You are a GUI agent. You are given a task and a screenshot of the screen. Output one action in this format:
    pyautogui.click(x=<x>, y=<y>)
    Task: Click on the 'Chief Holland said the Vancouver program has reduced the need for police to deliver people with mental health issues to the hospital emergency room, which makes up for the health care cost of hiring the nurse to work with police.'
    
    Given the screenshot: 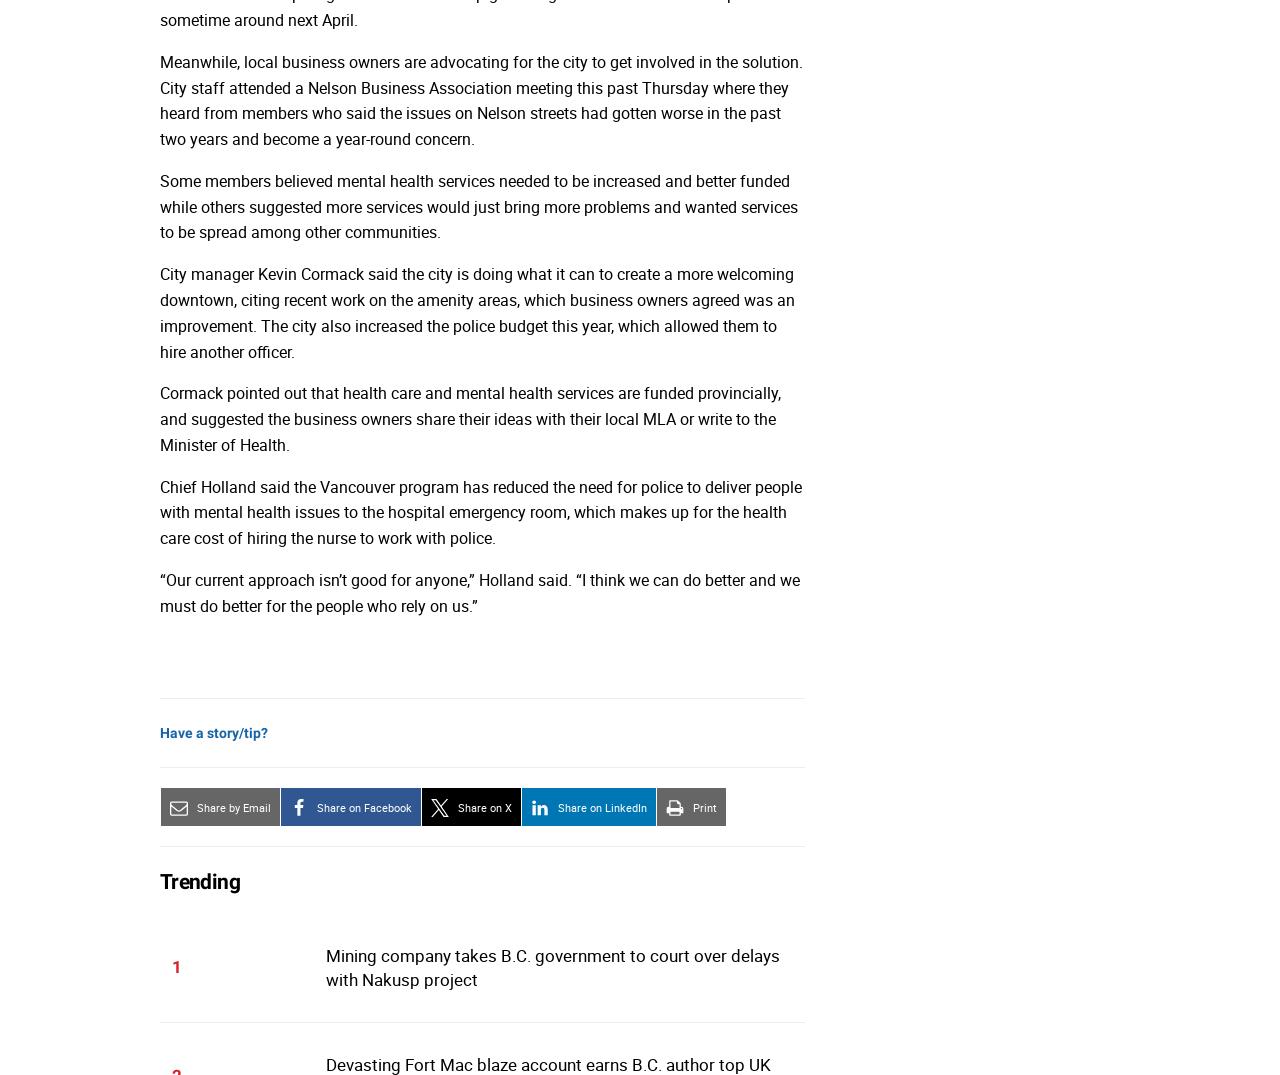 What is the action you would take?
    pyautogui.click(x=481, y=511)
    